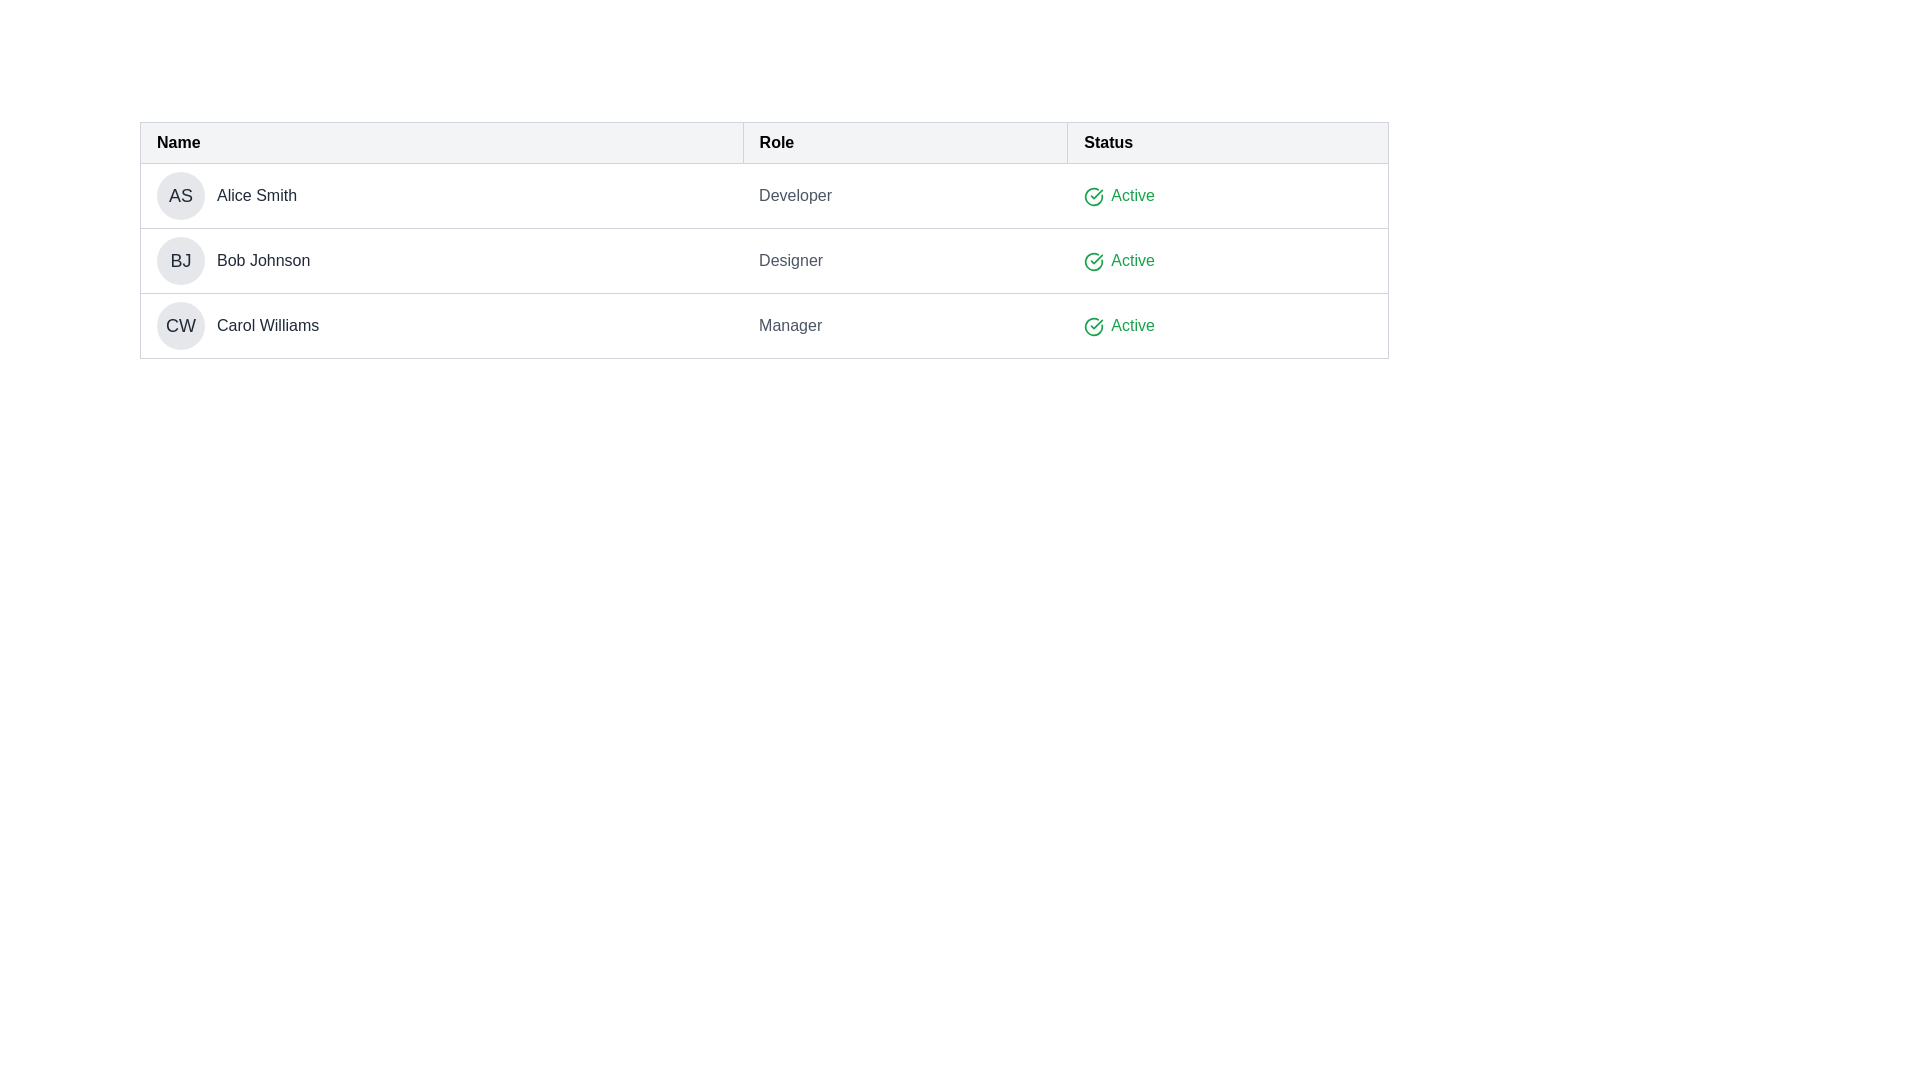 This screenshot has width=1920, height=1080. Describe the element at coordinates (1092, 196) in the screenshot. I see `the active status icon located to the left of the text 'Active' in the 'Status' column of the first row in the table` at that location.